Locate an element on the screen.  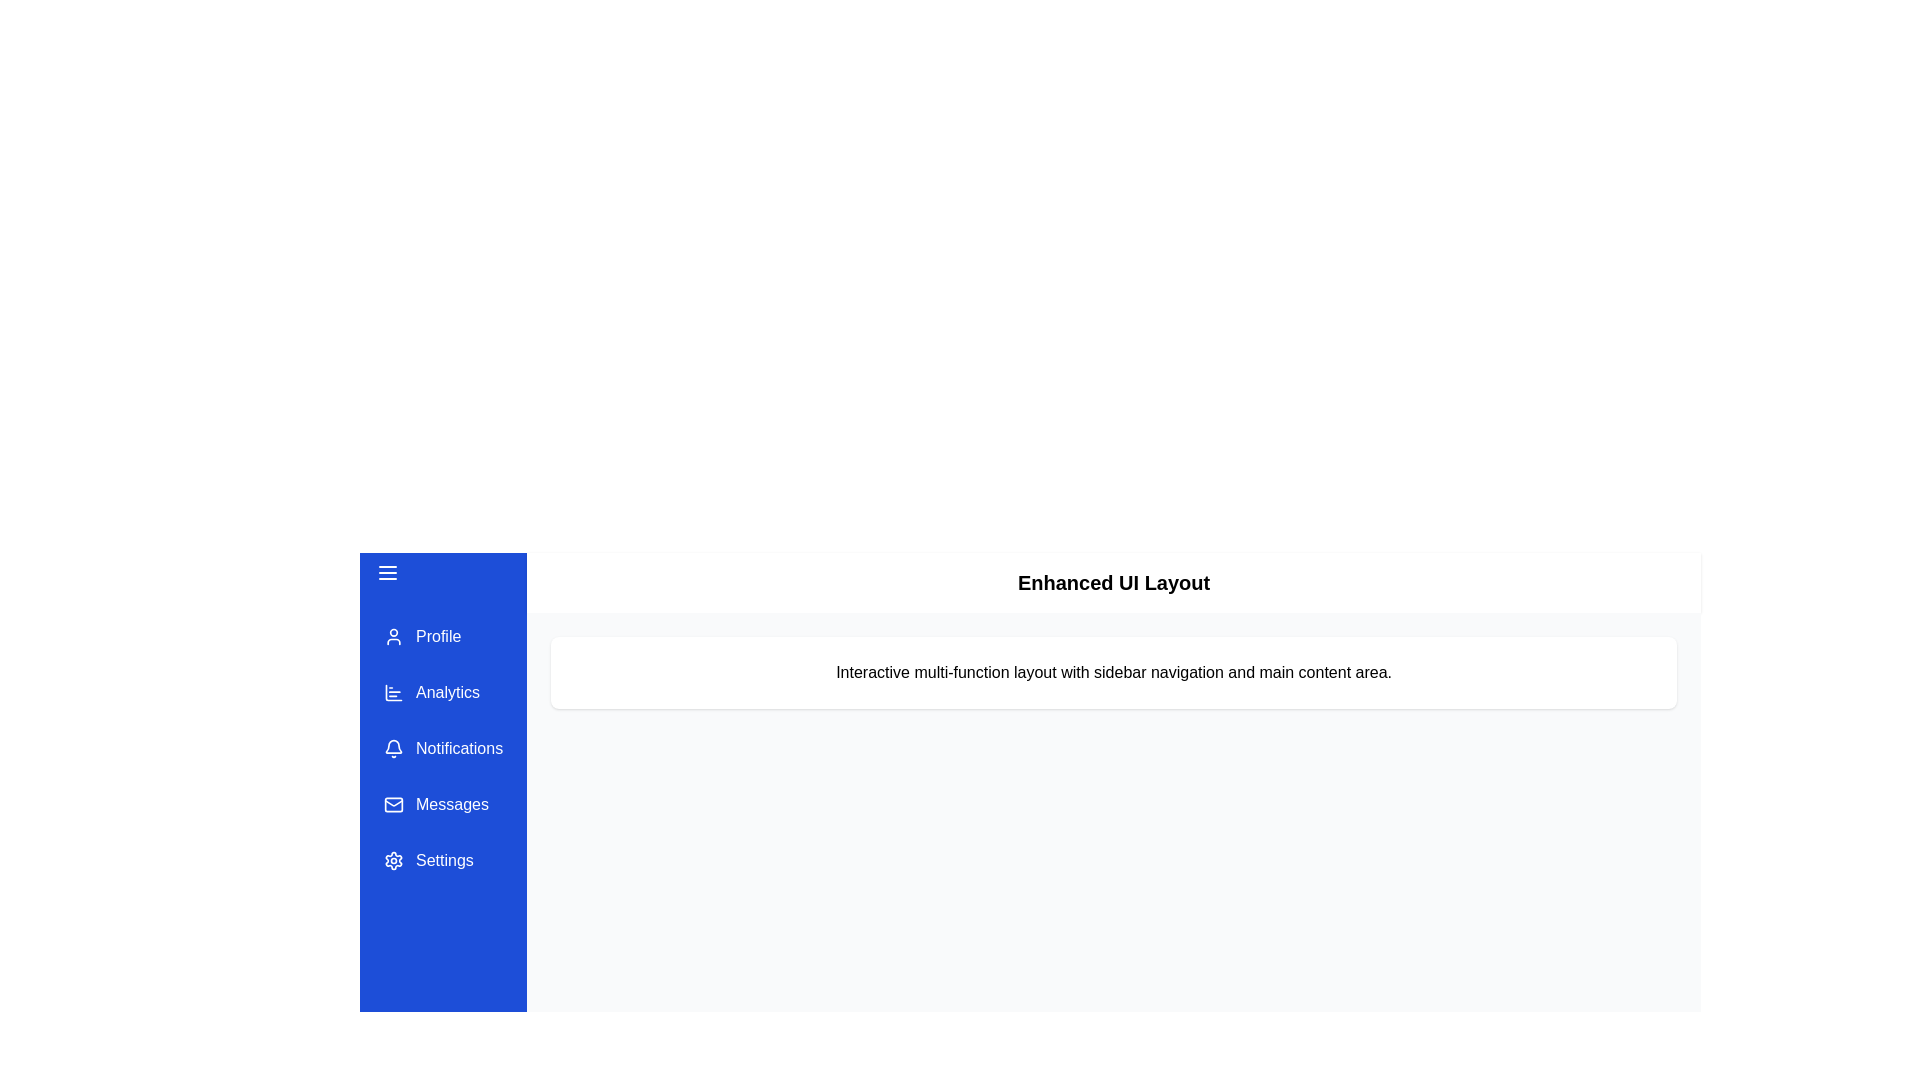
the blue hamburger menu button located at the top-left corner of the sidebar is located at coordinates (442, 573).